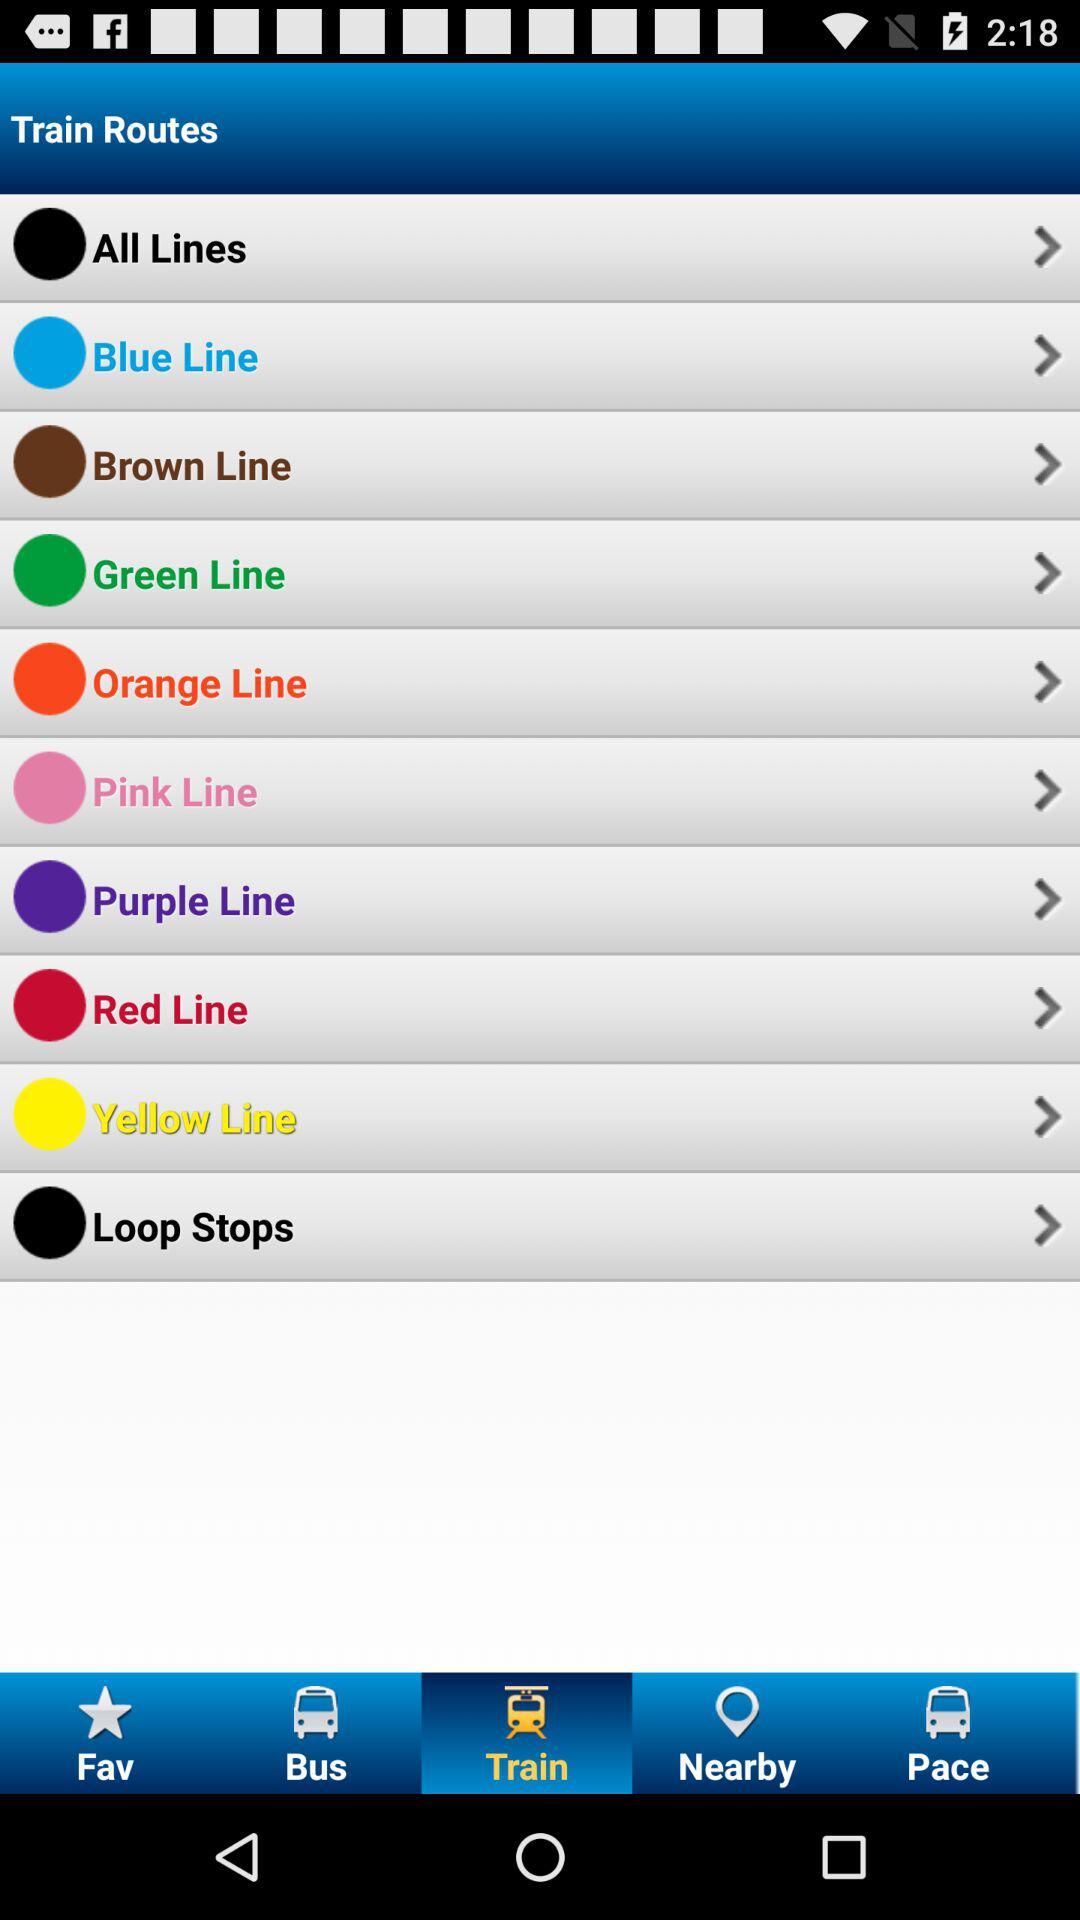  What do you see at coordinates (1044, 1008) in the screenshot?
I see `the app to the right of red line icon` at bounding box center [1044, 1008].